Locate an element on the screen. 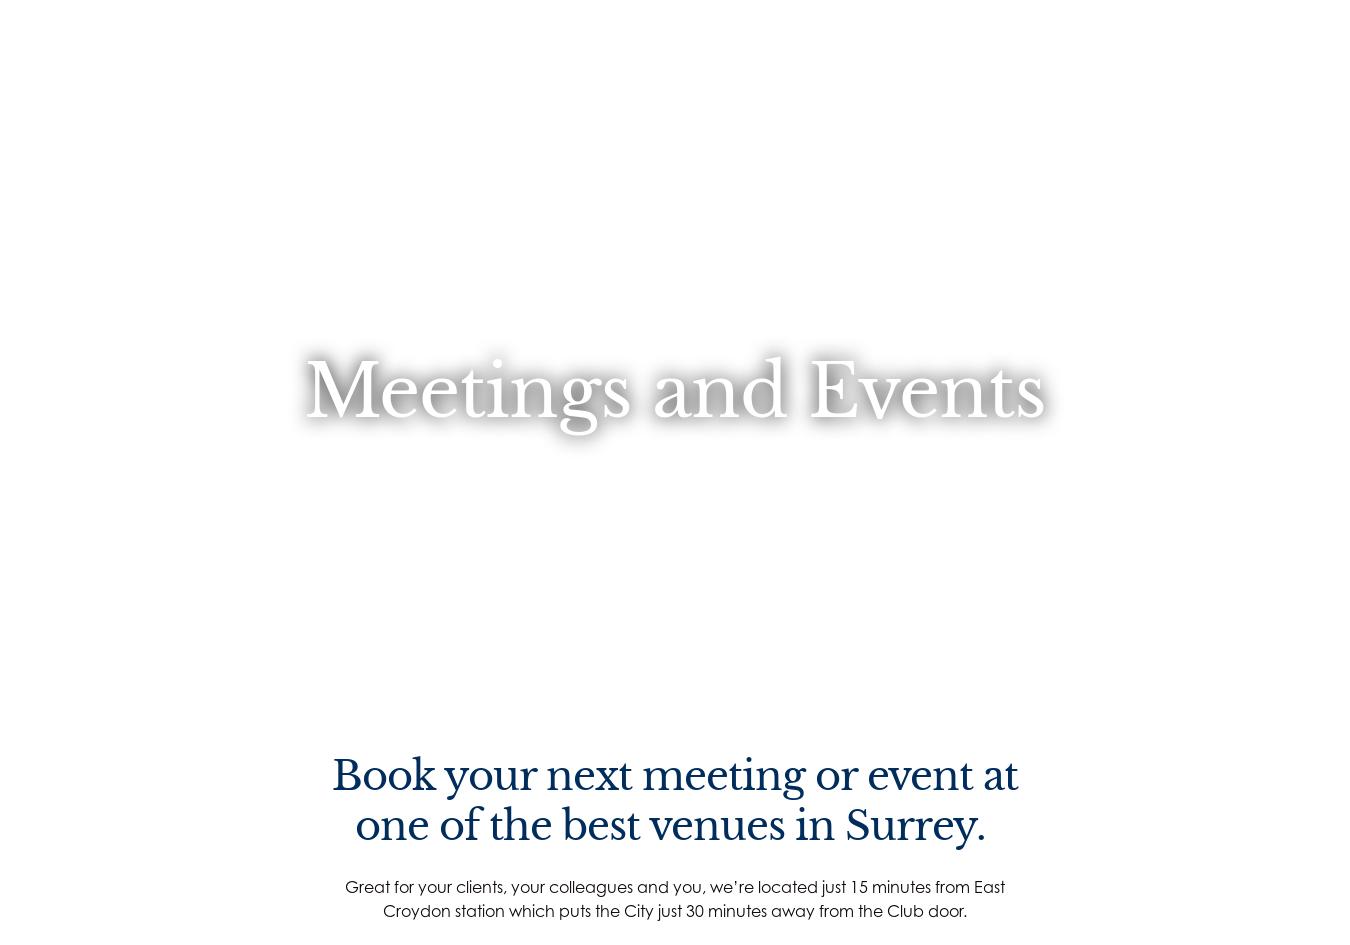  'Weddings' is located at coordinates (419, 387).